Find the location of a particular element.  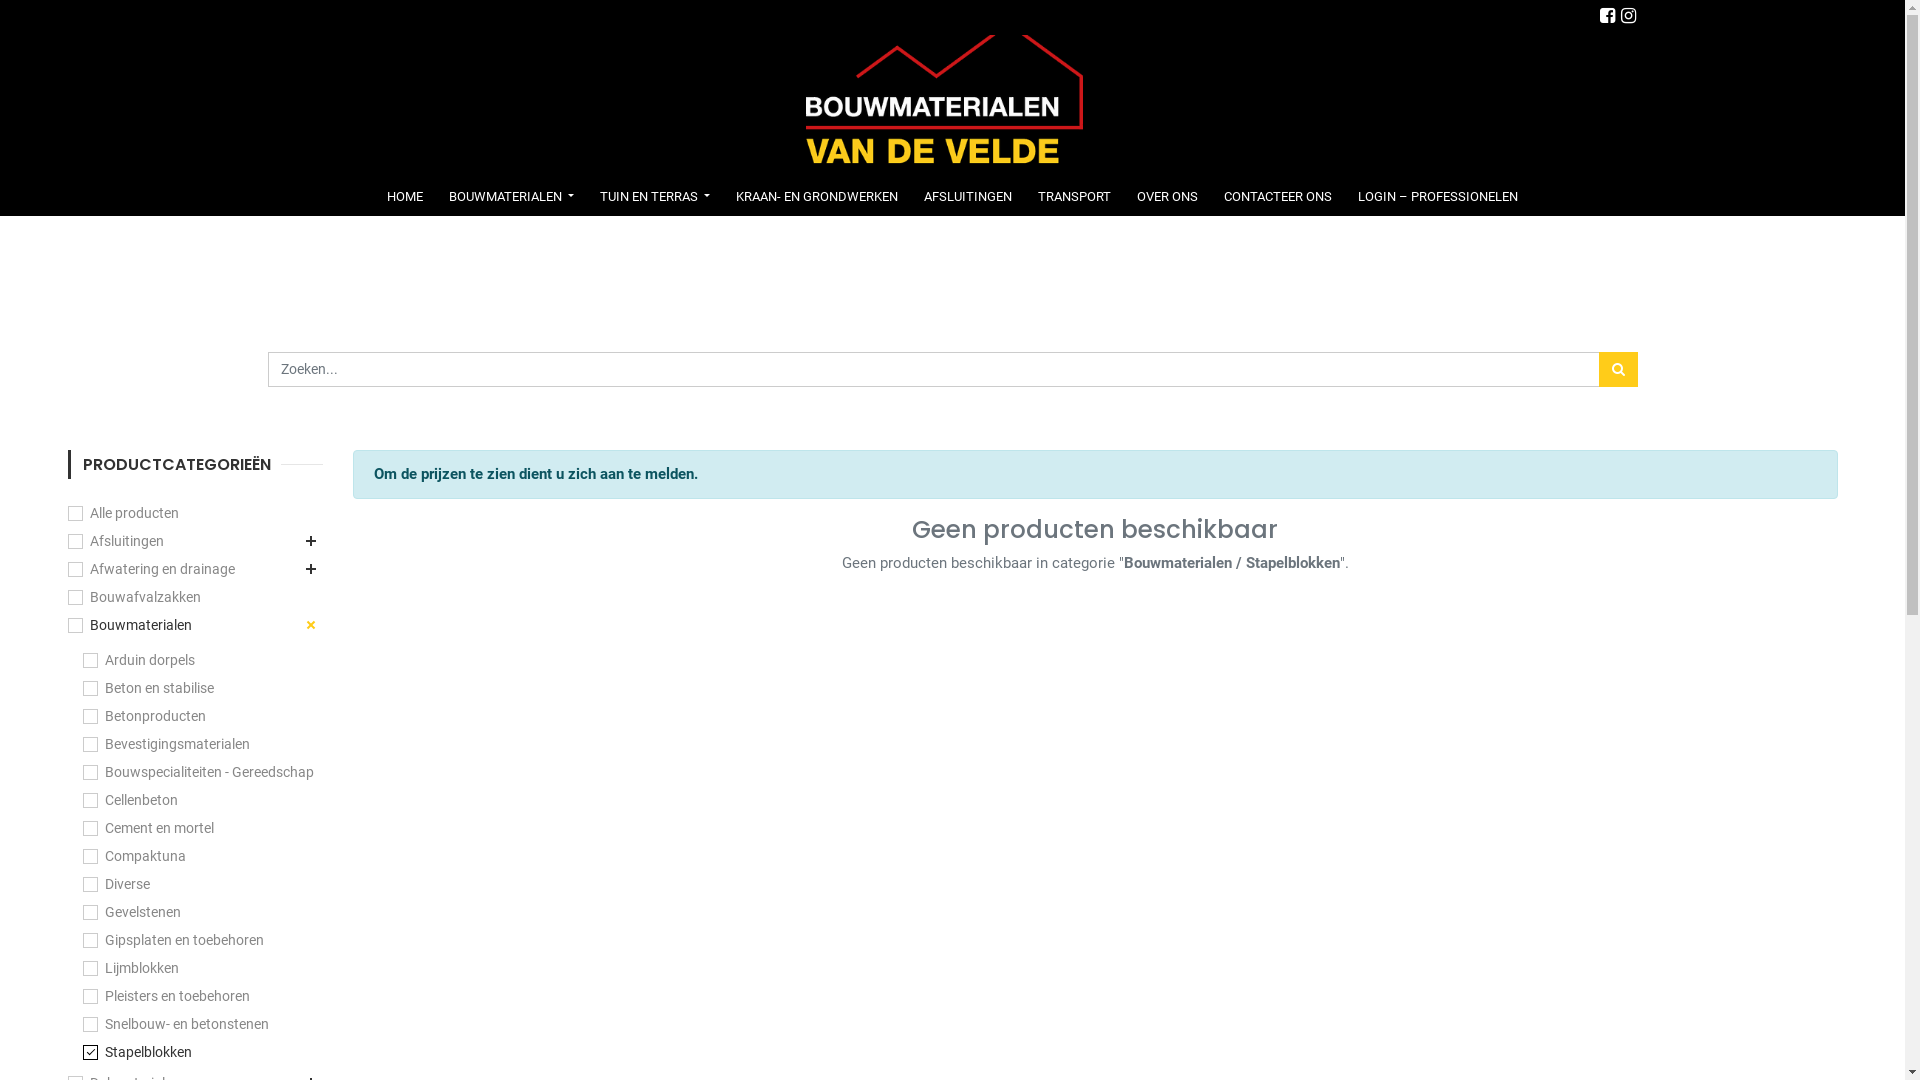

'Snelbouw- en betonstenen' is located at coordinates (174, 1023).